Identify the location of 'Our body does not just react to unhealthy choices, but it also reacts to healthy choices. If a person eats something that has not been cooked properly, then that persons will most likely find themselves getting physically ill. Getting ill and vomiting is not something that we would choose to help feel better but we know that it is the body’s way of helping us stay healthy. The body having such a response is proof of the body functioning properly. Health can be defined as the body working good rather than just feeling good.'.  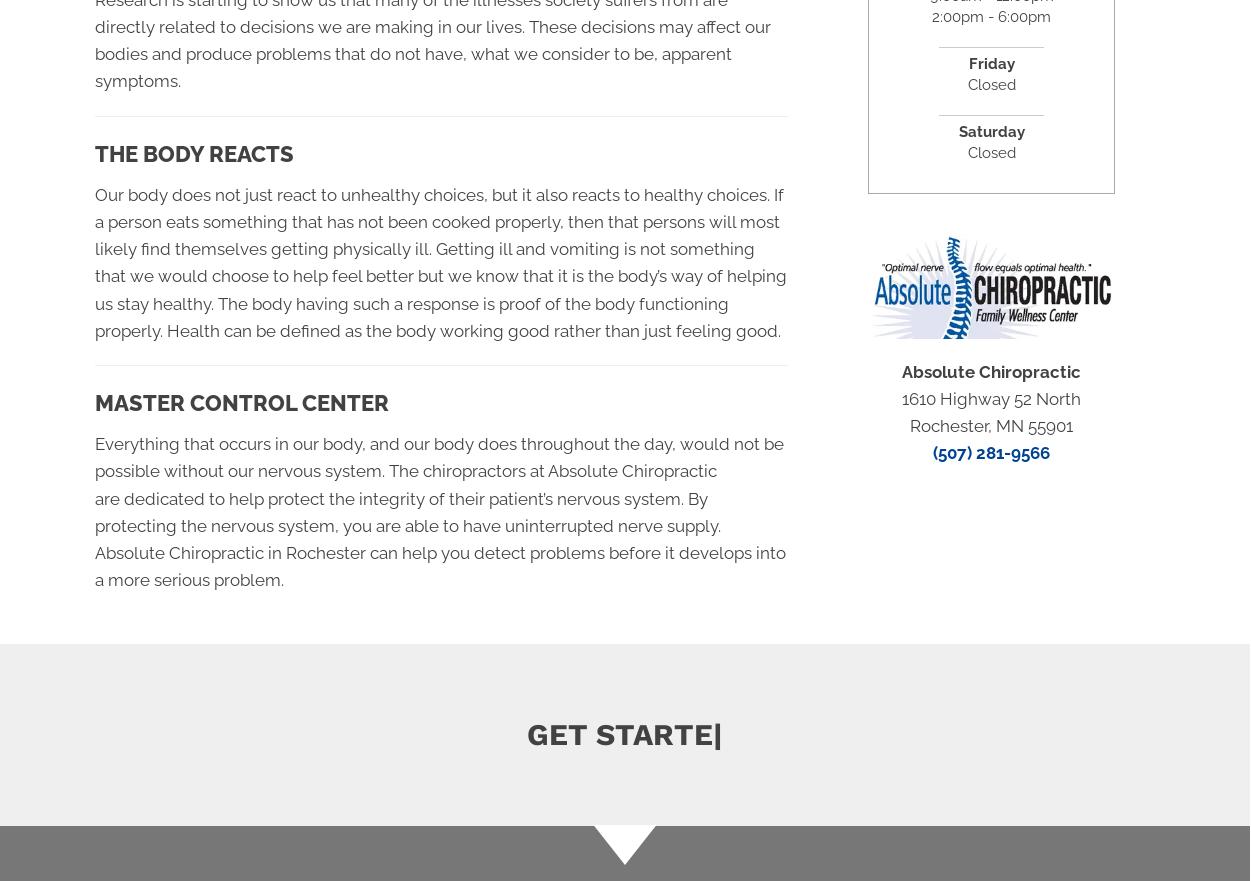
(440, 262).